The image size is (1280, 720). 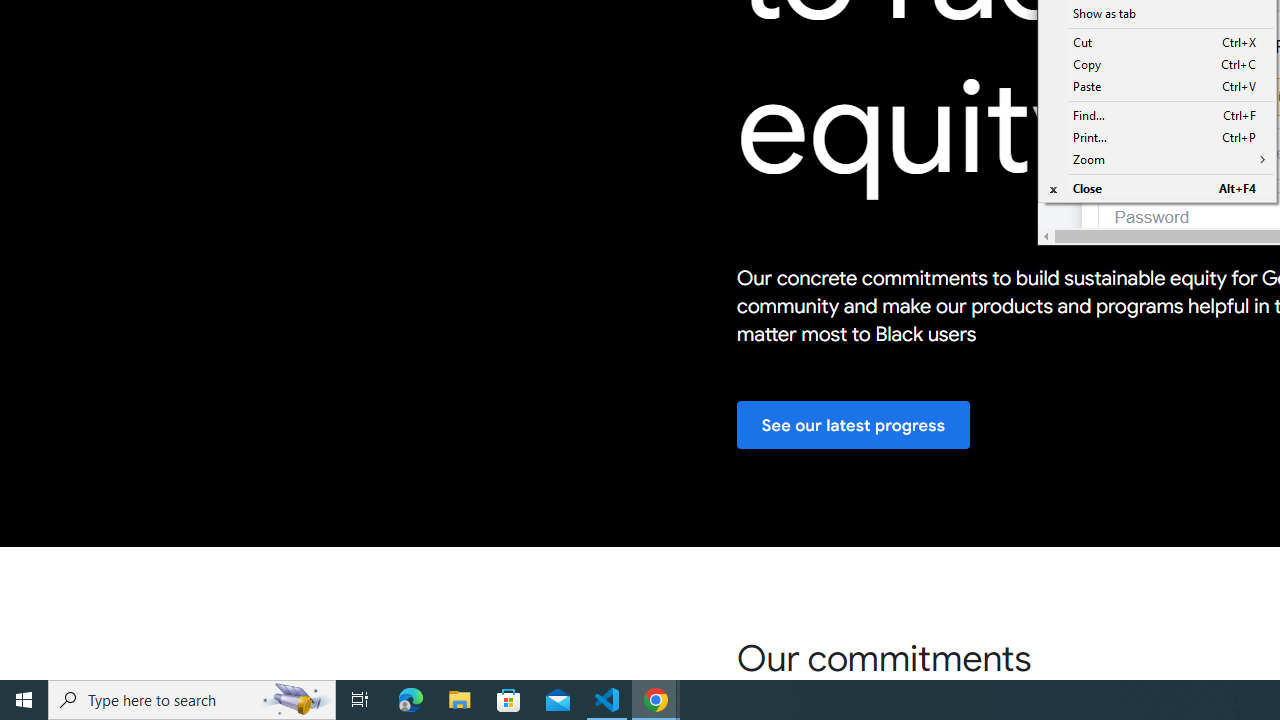 I want to click on 'Microsoft Edge', so click(x=410, y=698).